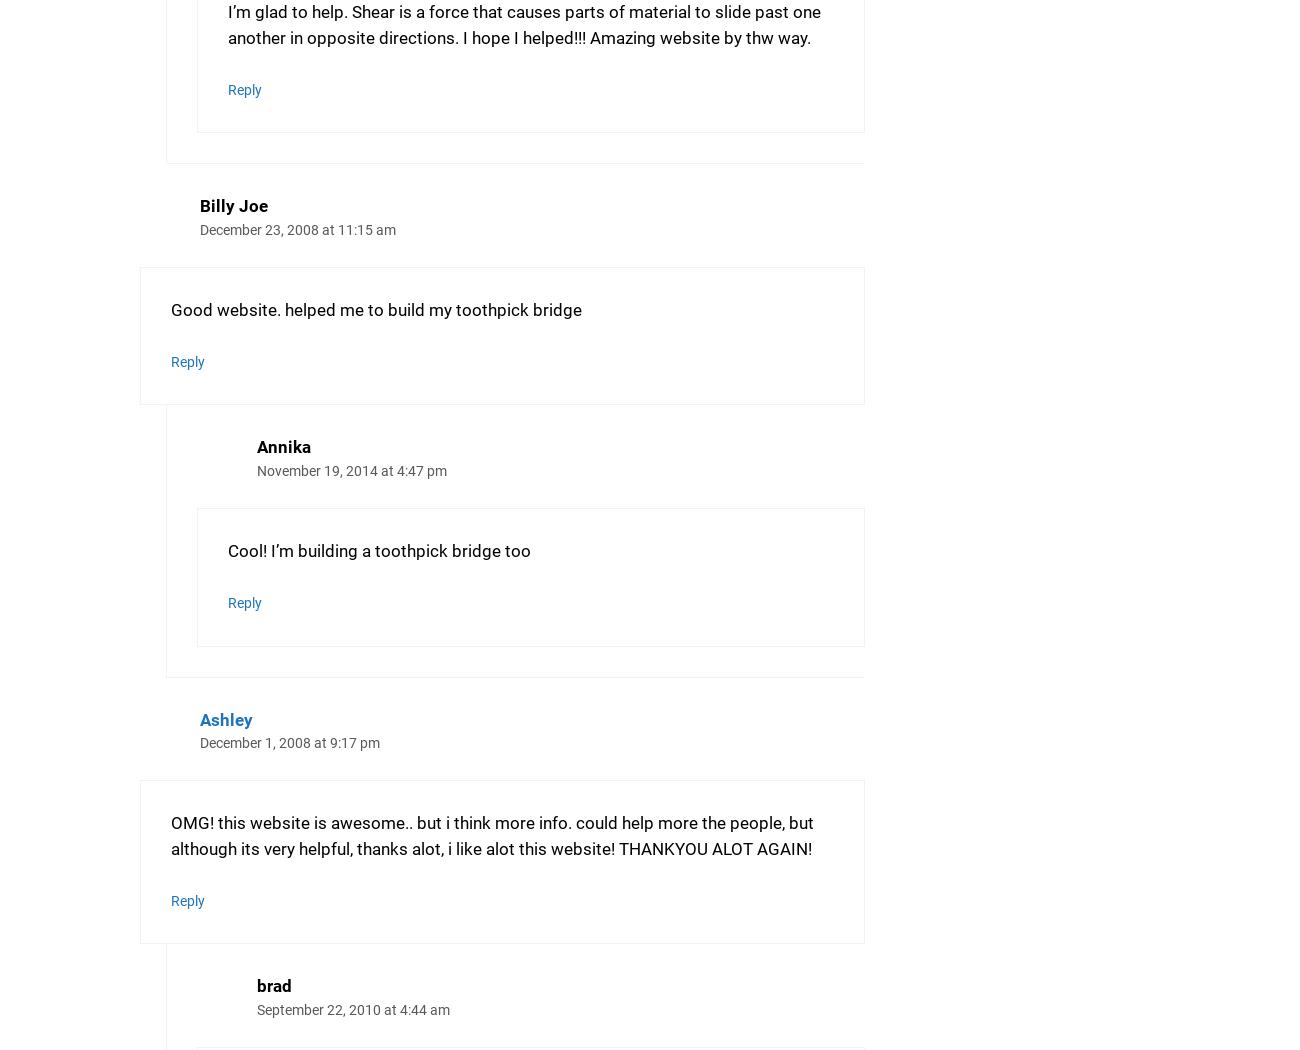  Describe the element at coordinates (297, 229) in the screenshot. I see `'December 23, 2008 at 11:15 am'` at that location.